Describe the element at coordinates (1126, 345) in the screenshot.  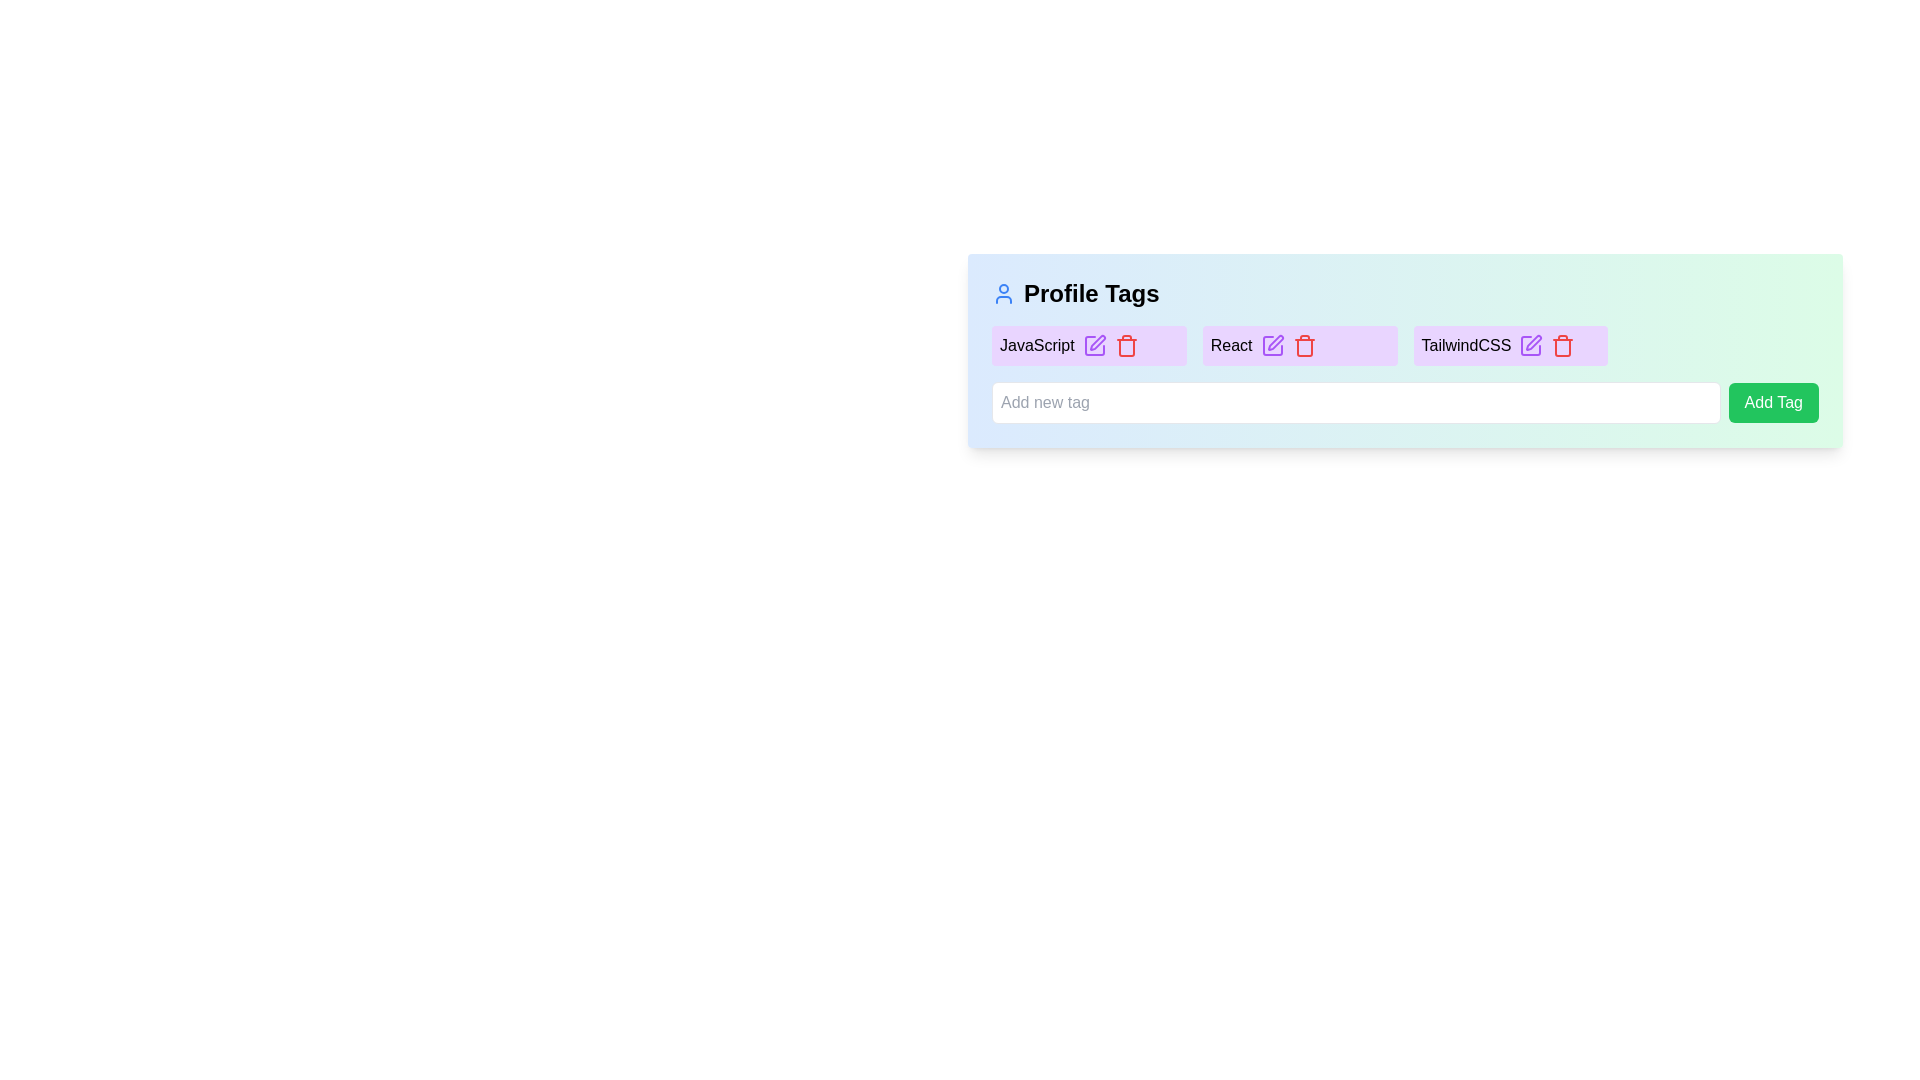
I see `the delete button located to the right of the 'JavaScript' text and edit icon` at that location.